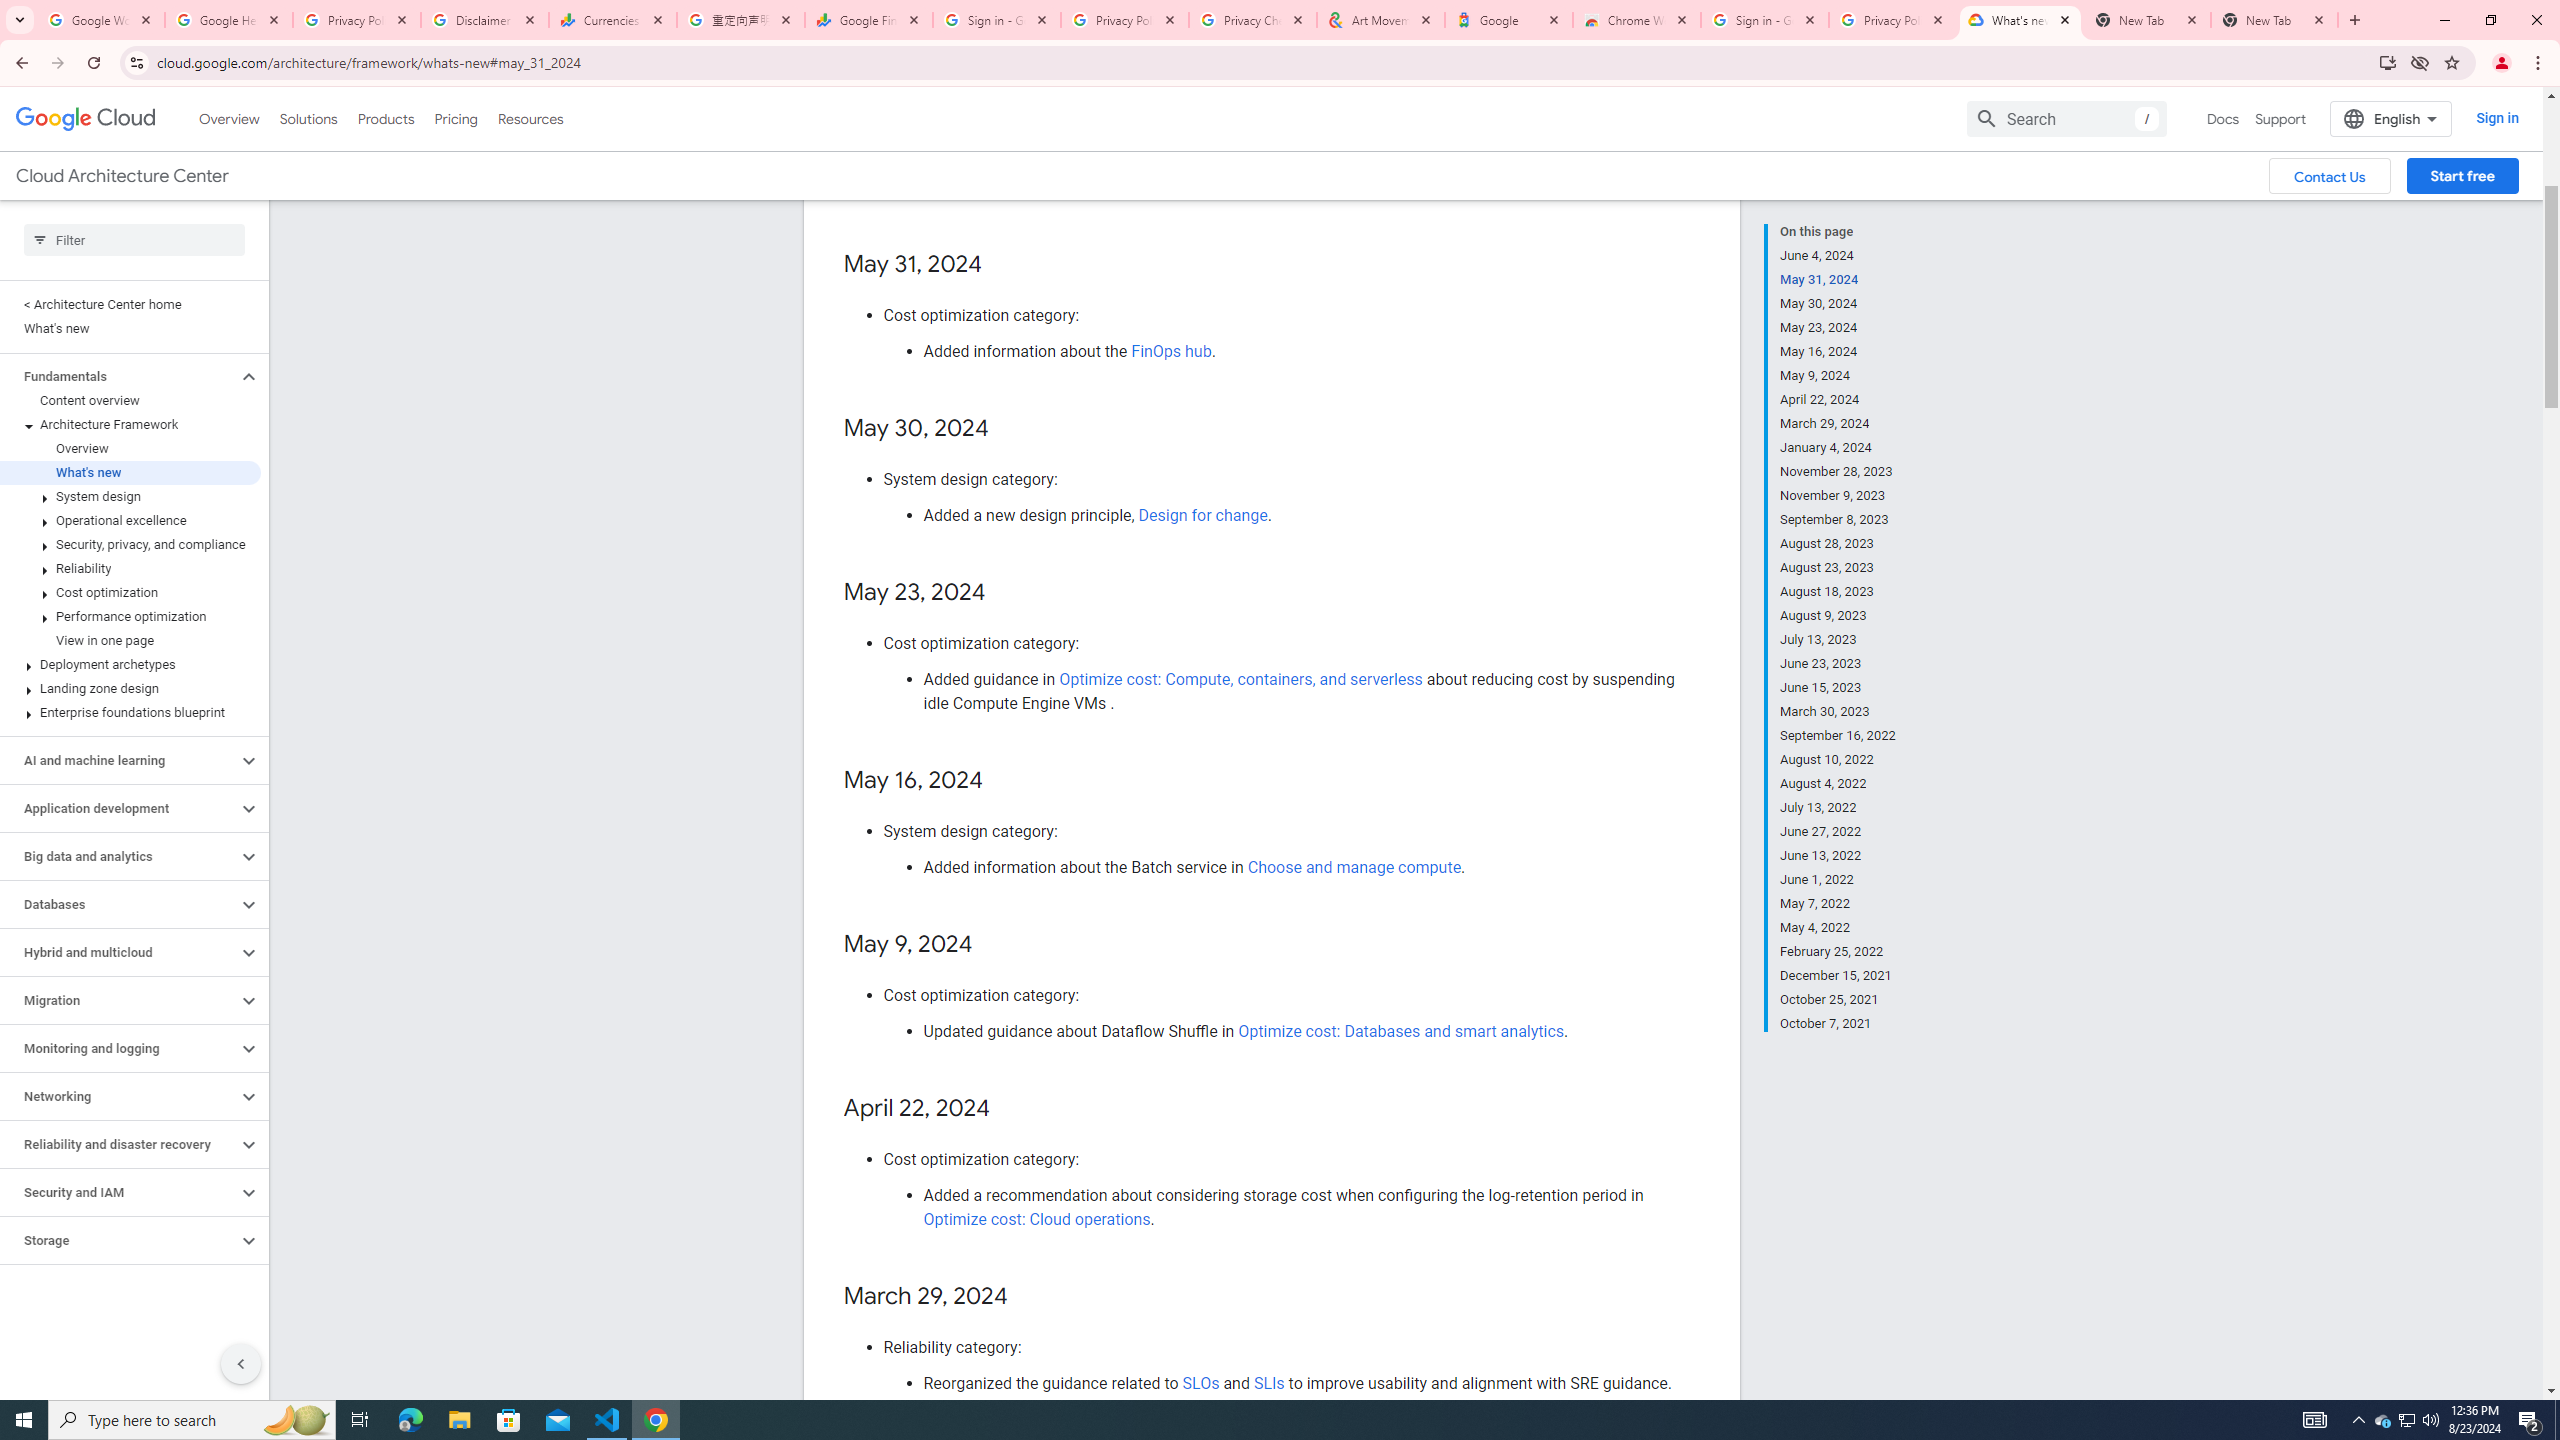 This screenshot has width=2560, height=1440. I want to click on 'Enterprise foundations blueprint', so click(130, 712).